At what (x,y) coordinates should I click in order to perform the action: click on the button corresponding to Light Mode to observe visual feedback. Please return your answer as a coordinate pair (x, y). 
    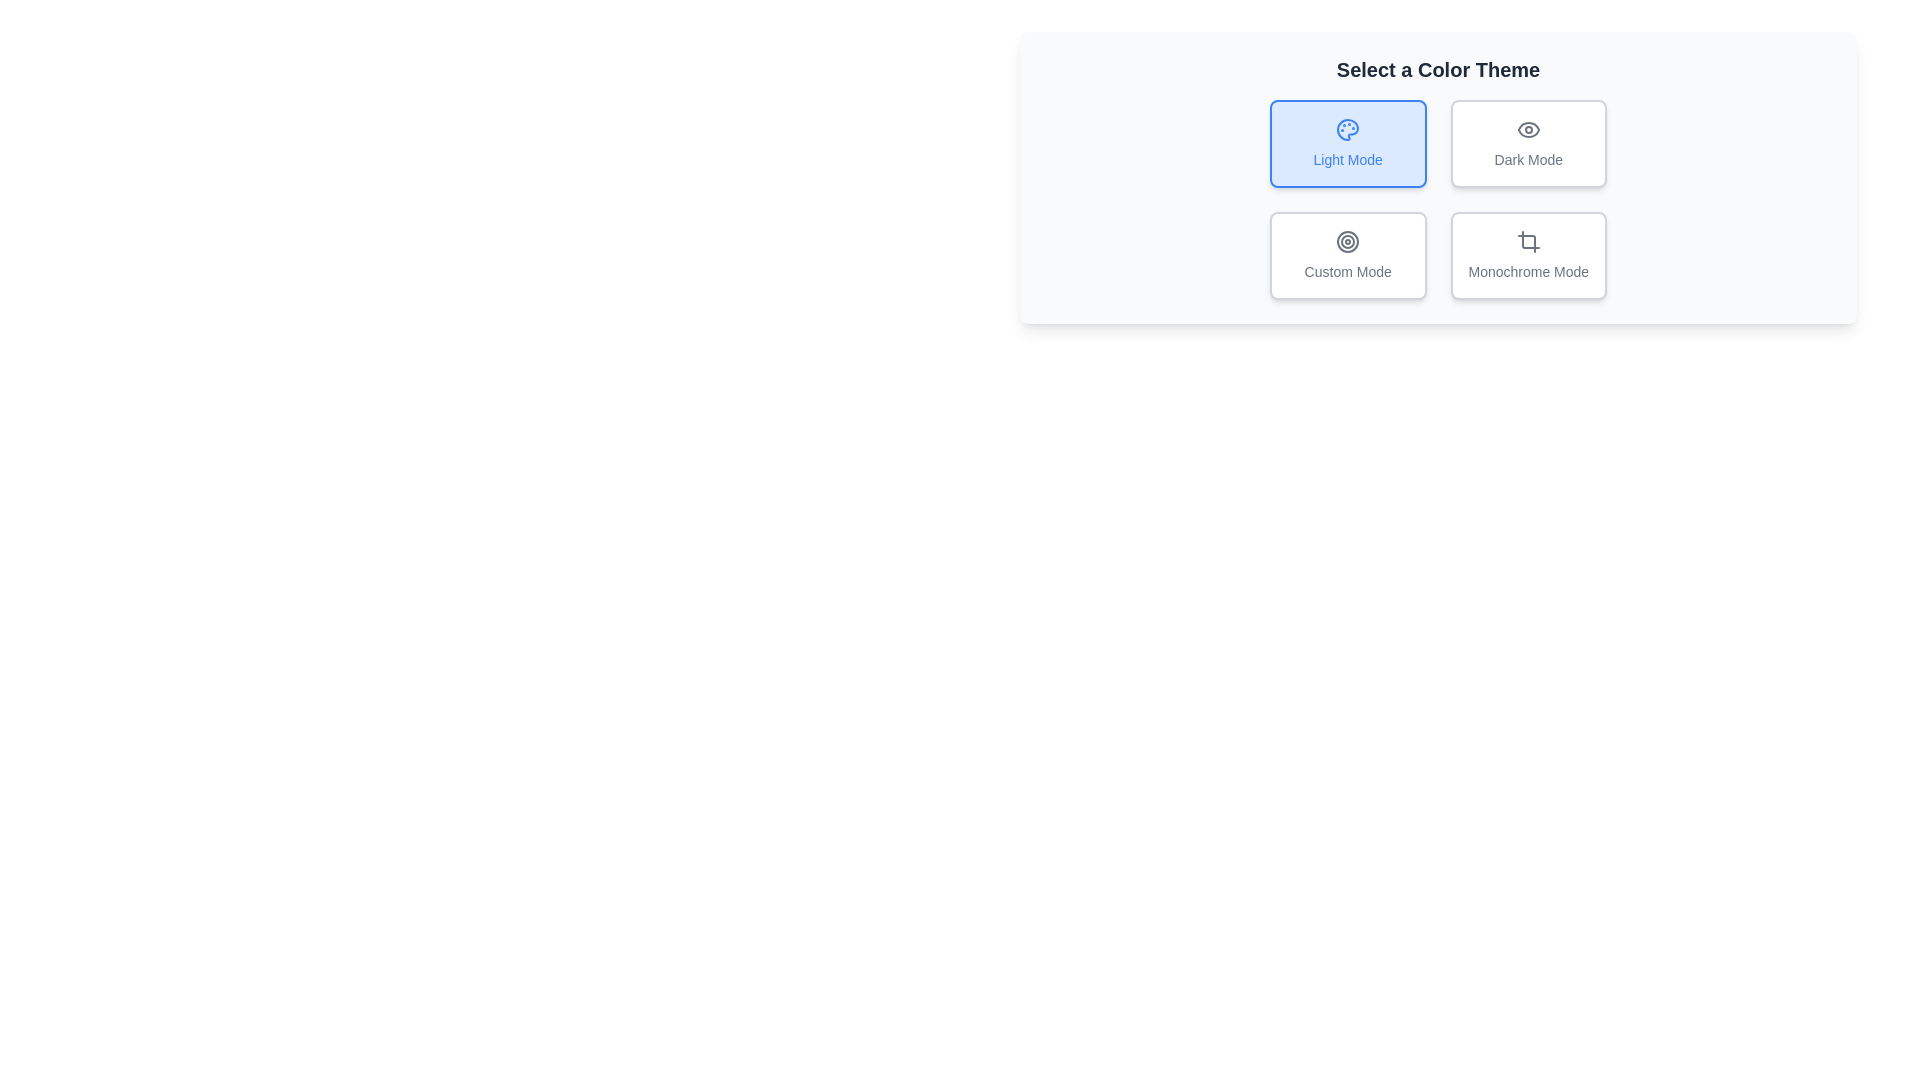
    Looking at the image, I should click on (1348, 142).